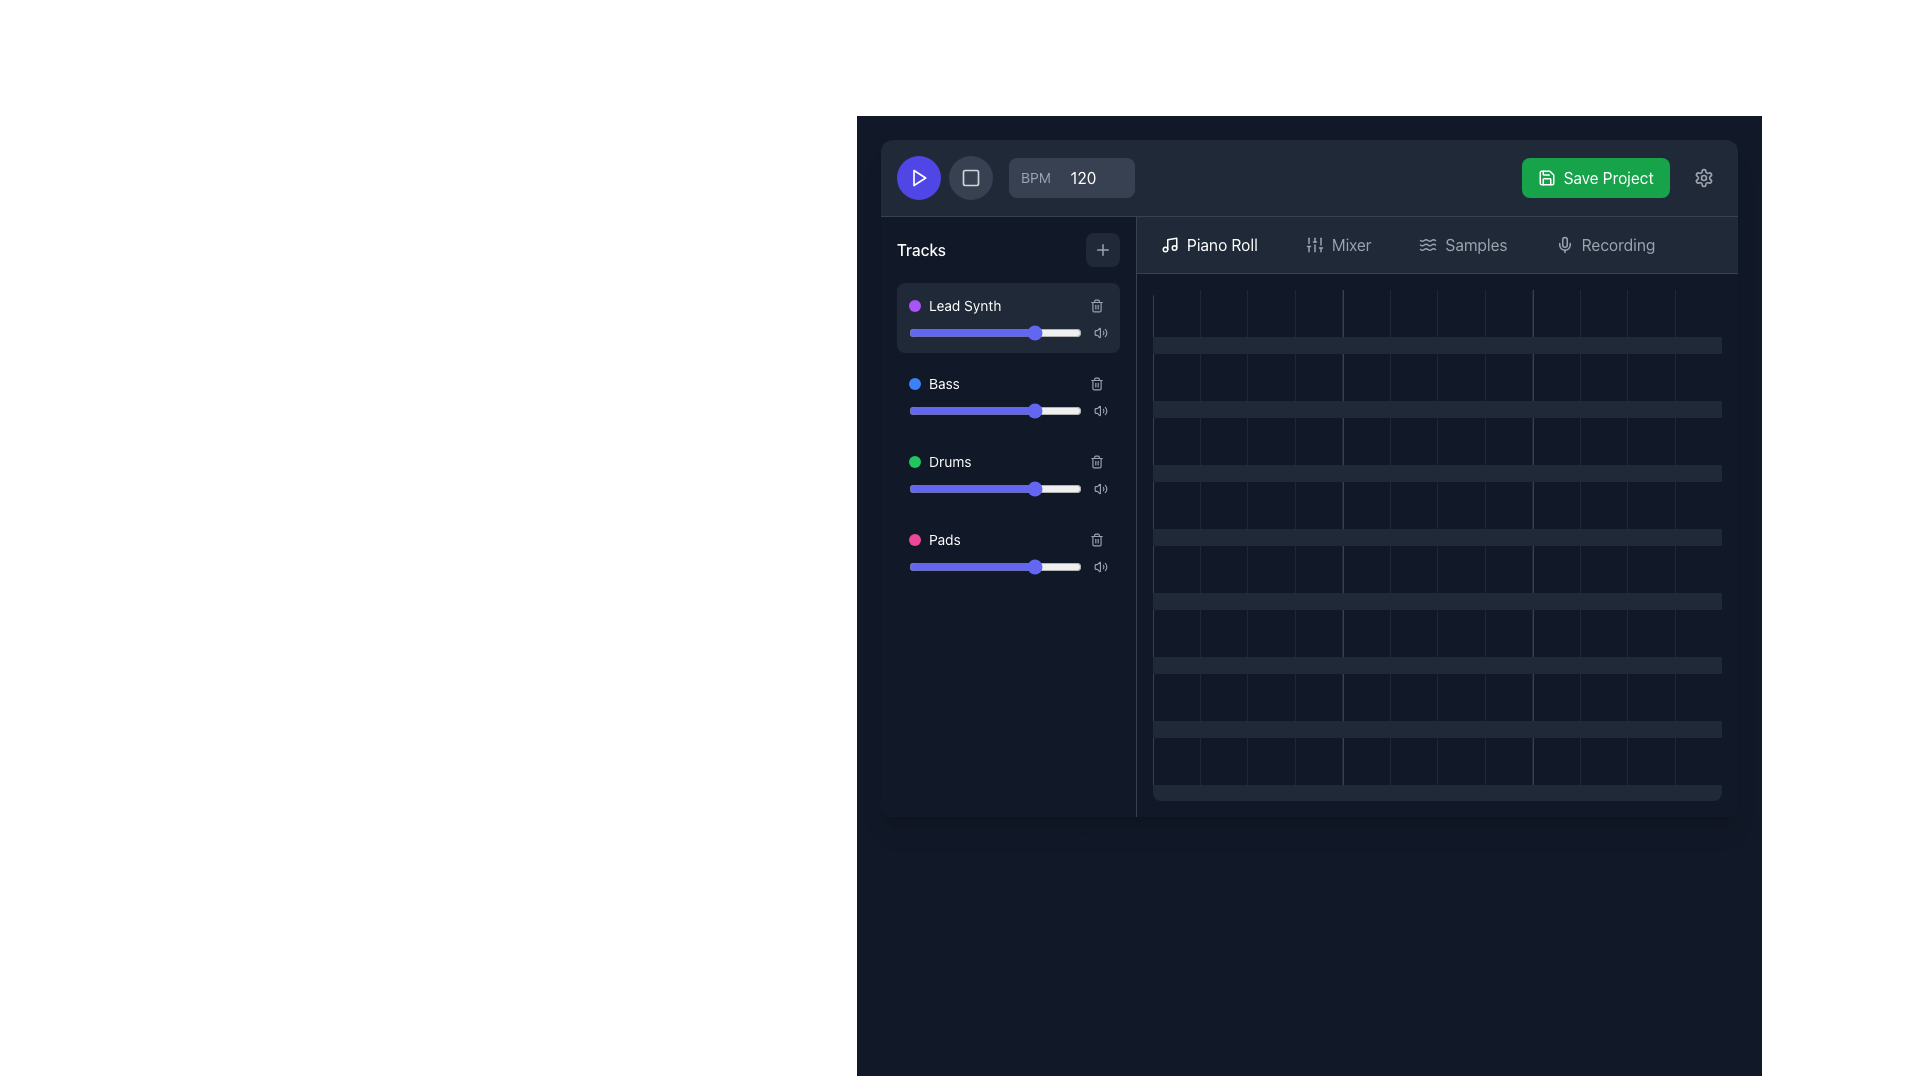  Describe the element at coordinates (1222, 440) in the screenshot. I see `the Grid Cell located in the second column of the fourth row within a grid layout, which has a dark gray background and no visible content or icons` at that location.